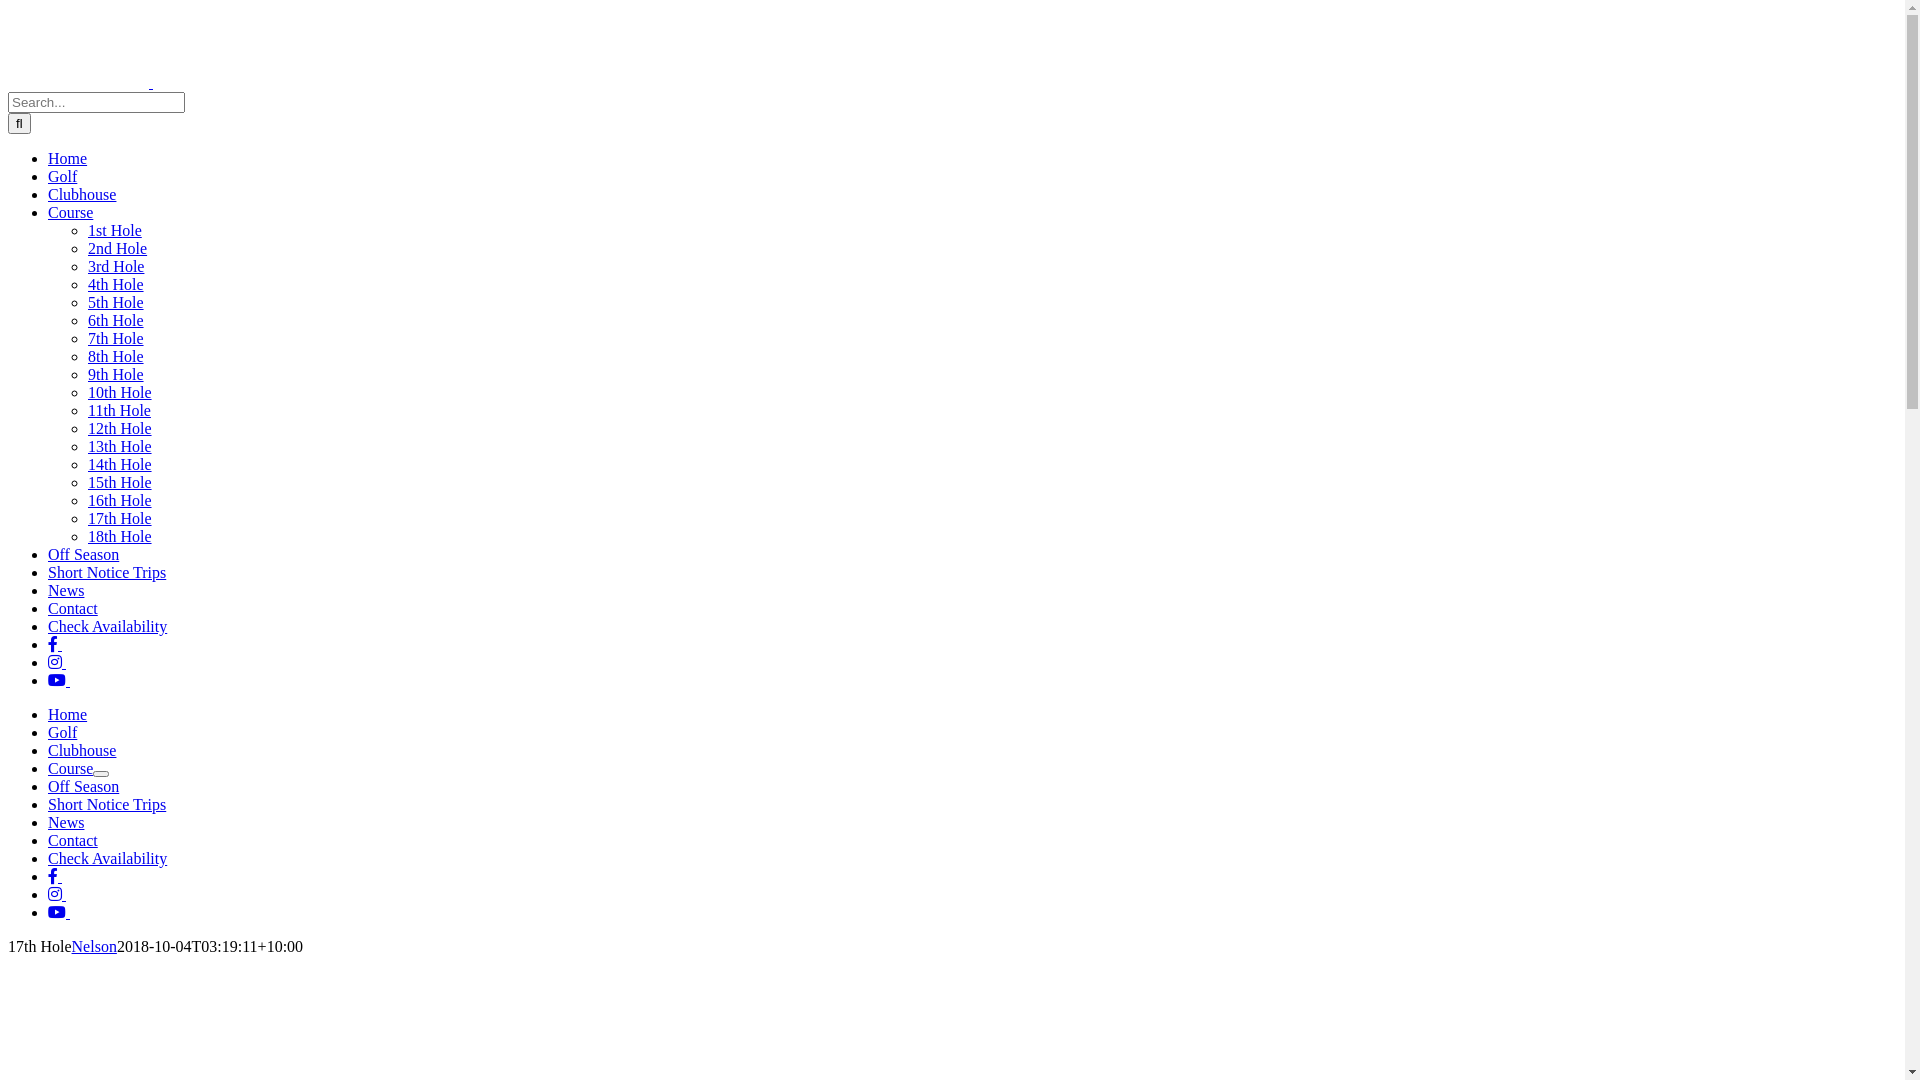 The image size is (1920, 1080). What do you see at coordinates (54, 644) in the screenshot?
I see `'Facebook'` at bounding box center [54, 644].